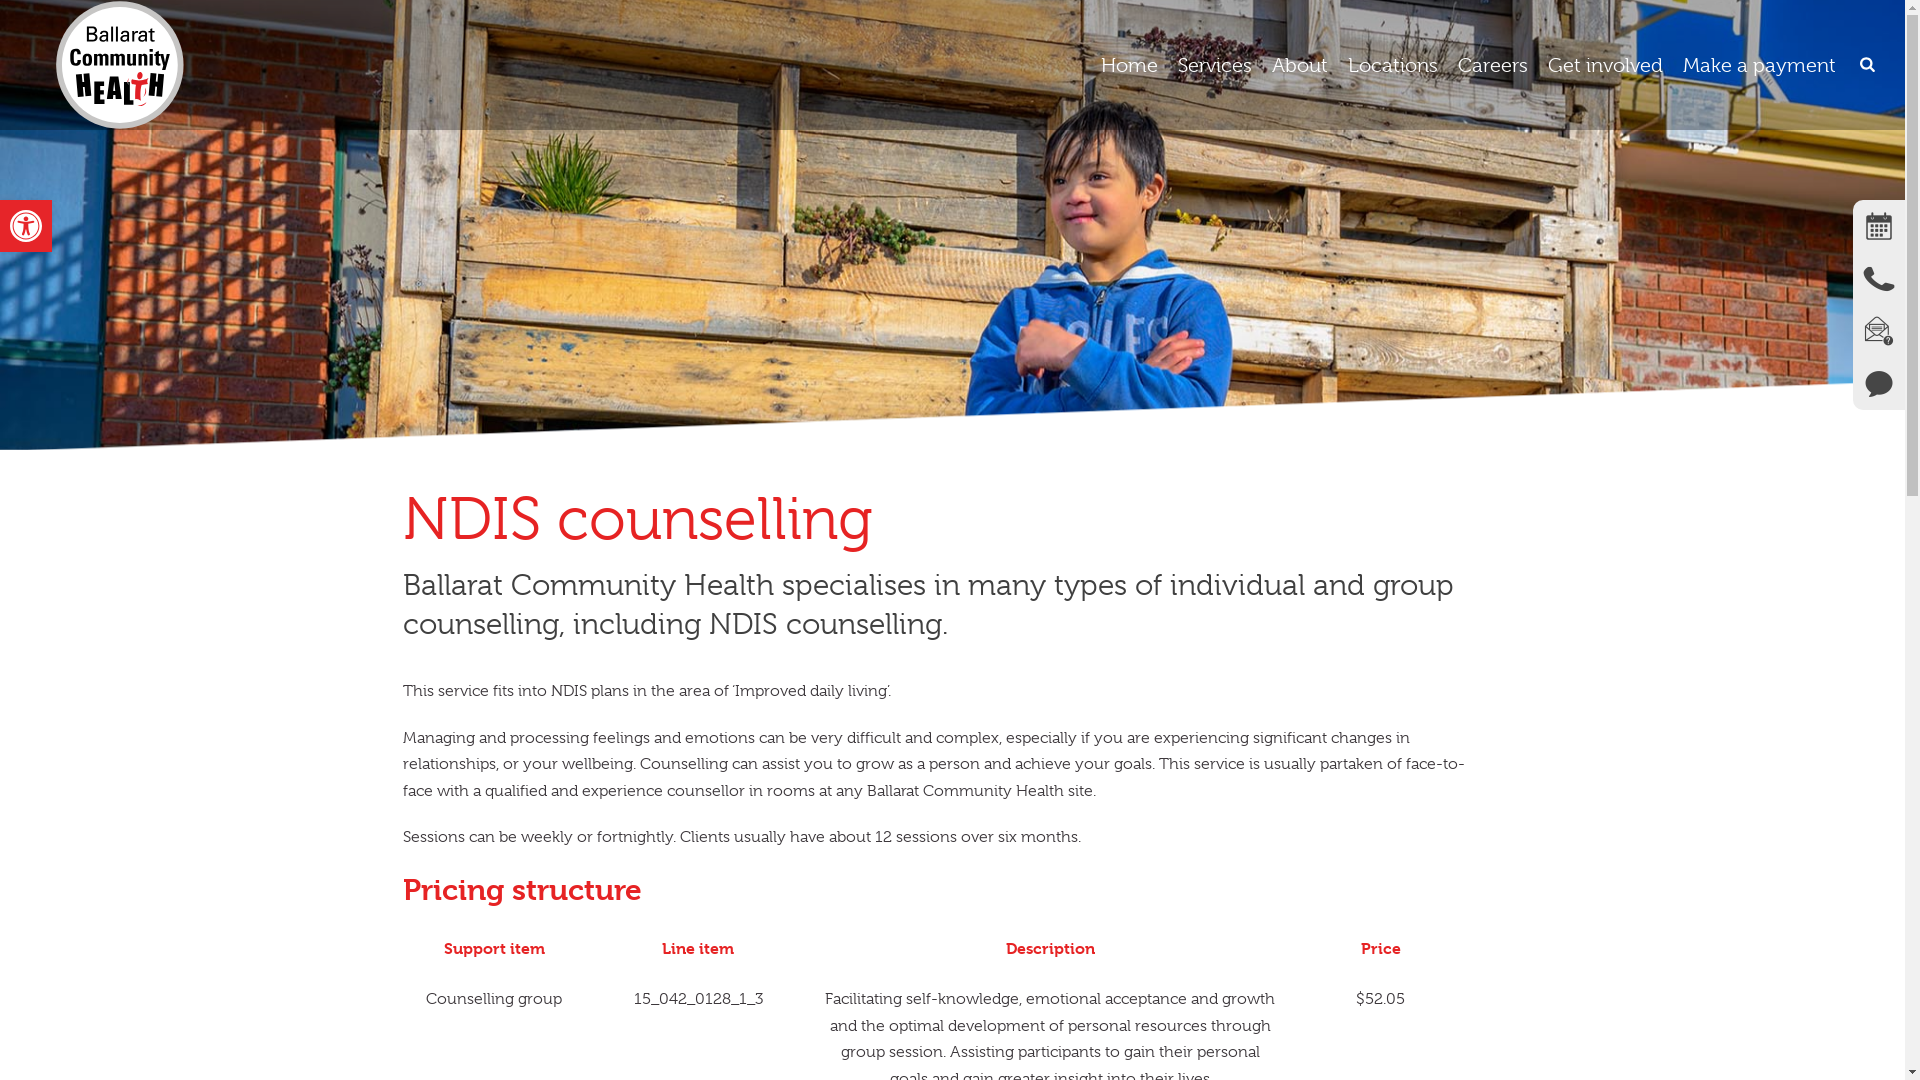  What do you see at coordinates (1605, 64) in the screenshot?
I see `'Get involved'` at bounding box center [1605, 64].